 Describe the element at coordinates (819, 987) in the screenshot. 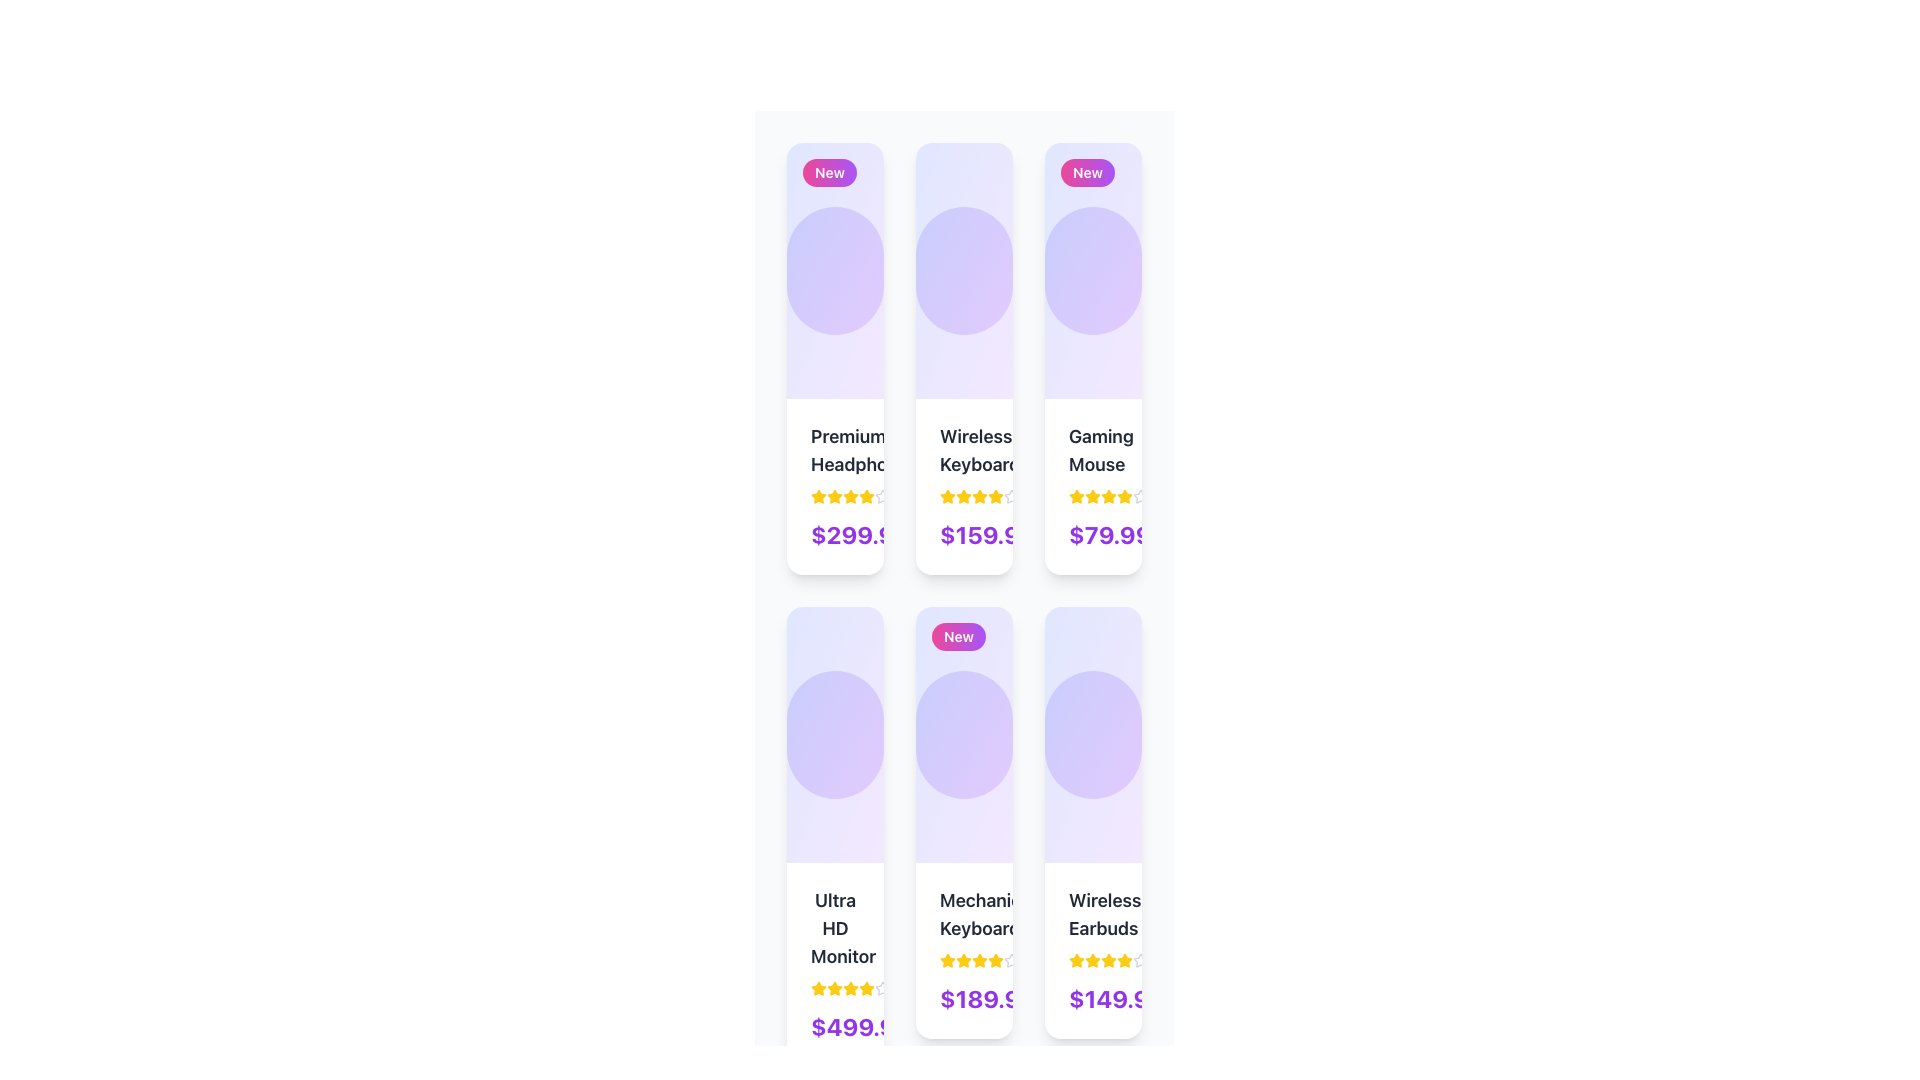

I see `the first yellow star icon in the row of star rating icons to interact with the product rating` at that location.